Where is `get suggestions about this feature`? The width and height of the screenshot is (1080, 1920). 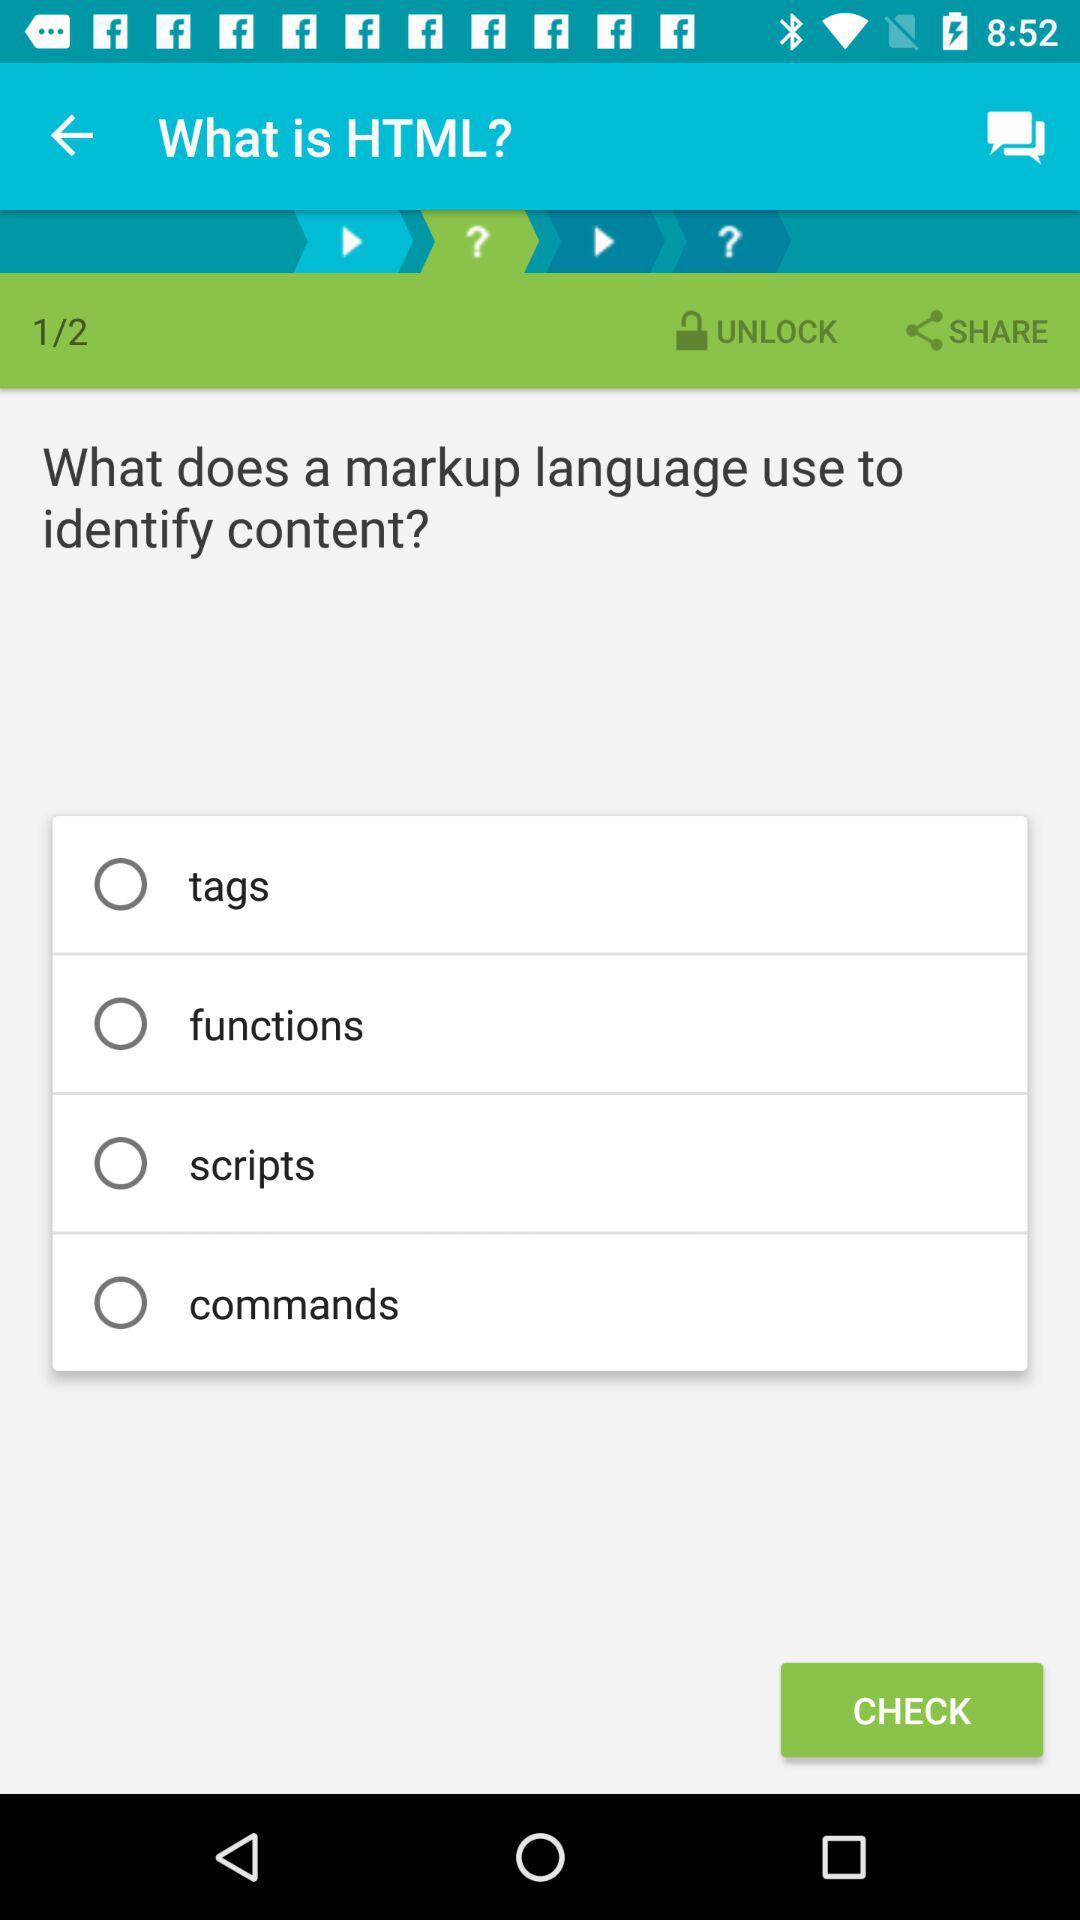 get suggestions about this feature is located at coordinates (729, 240).